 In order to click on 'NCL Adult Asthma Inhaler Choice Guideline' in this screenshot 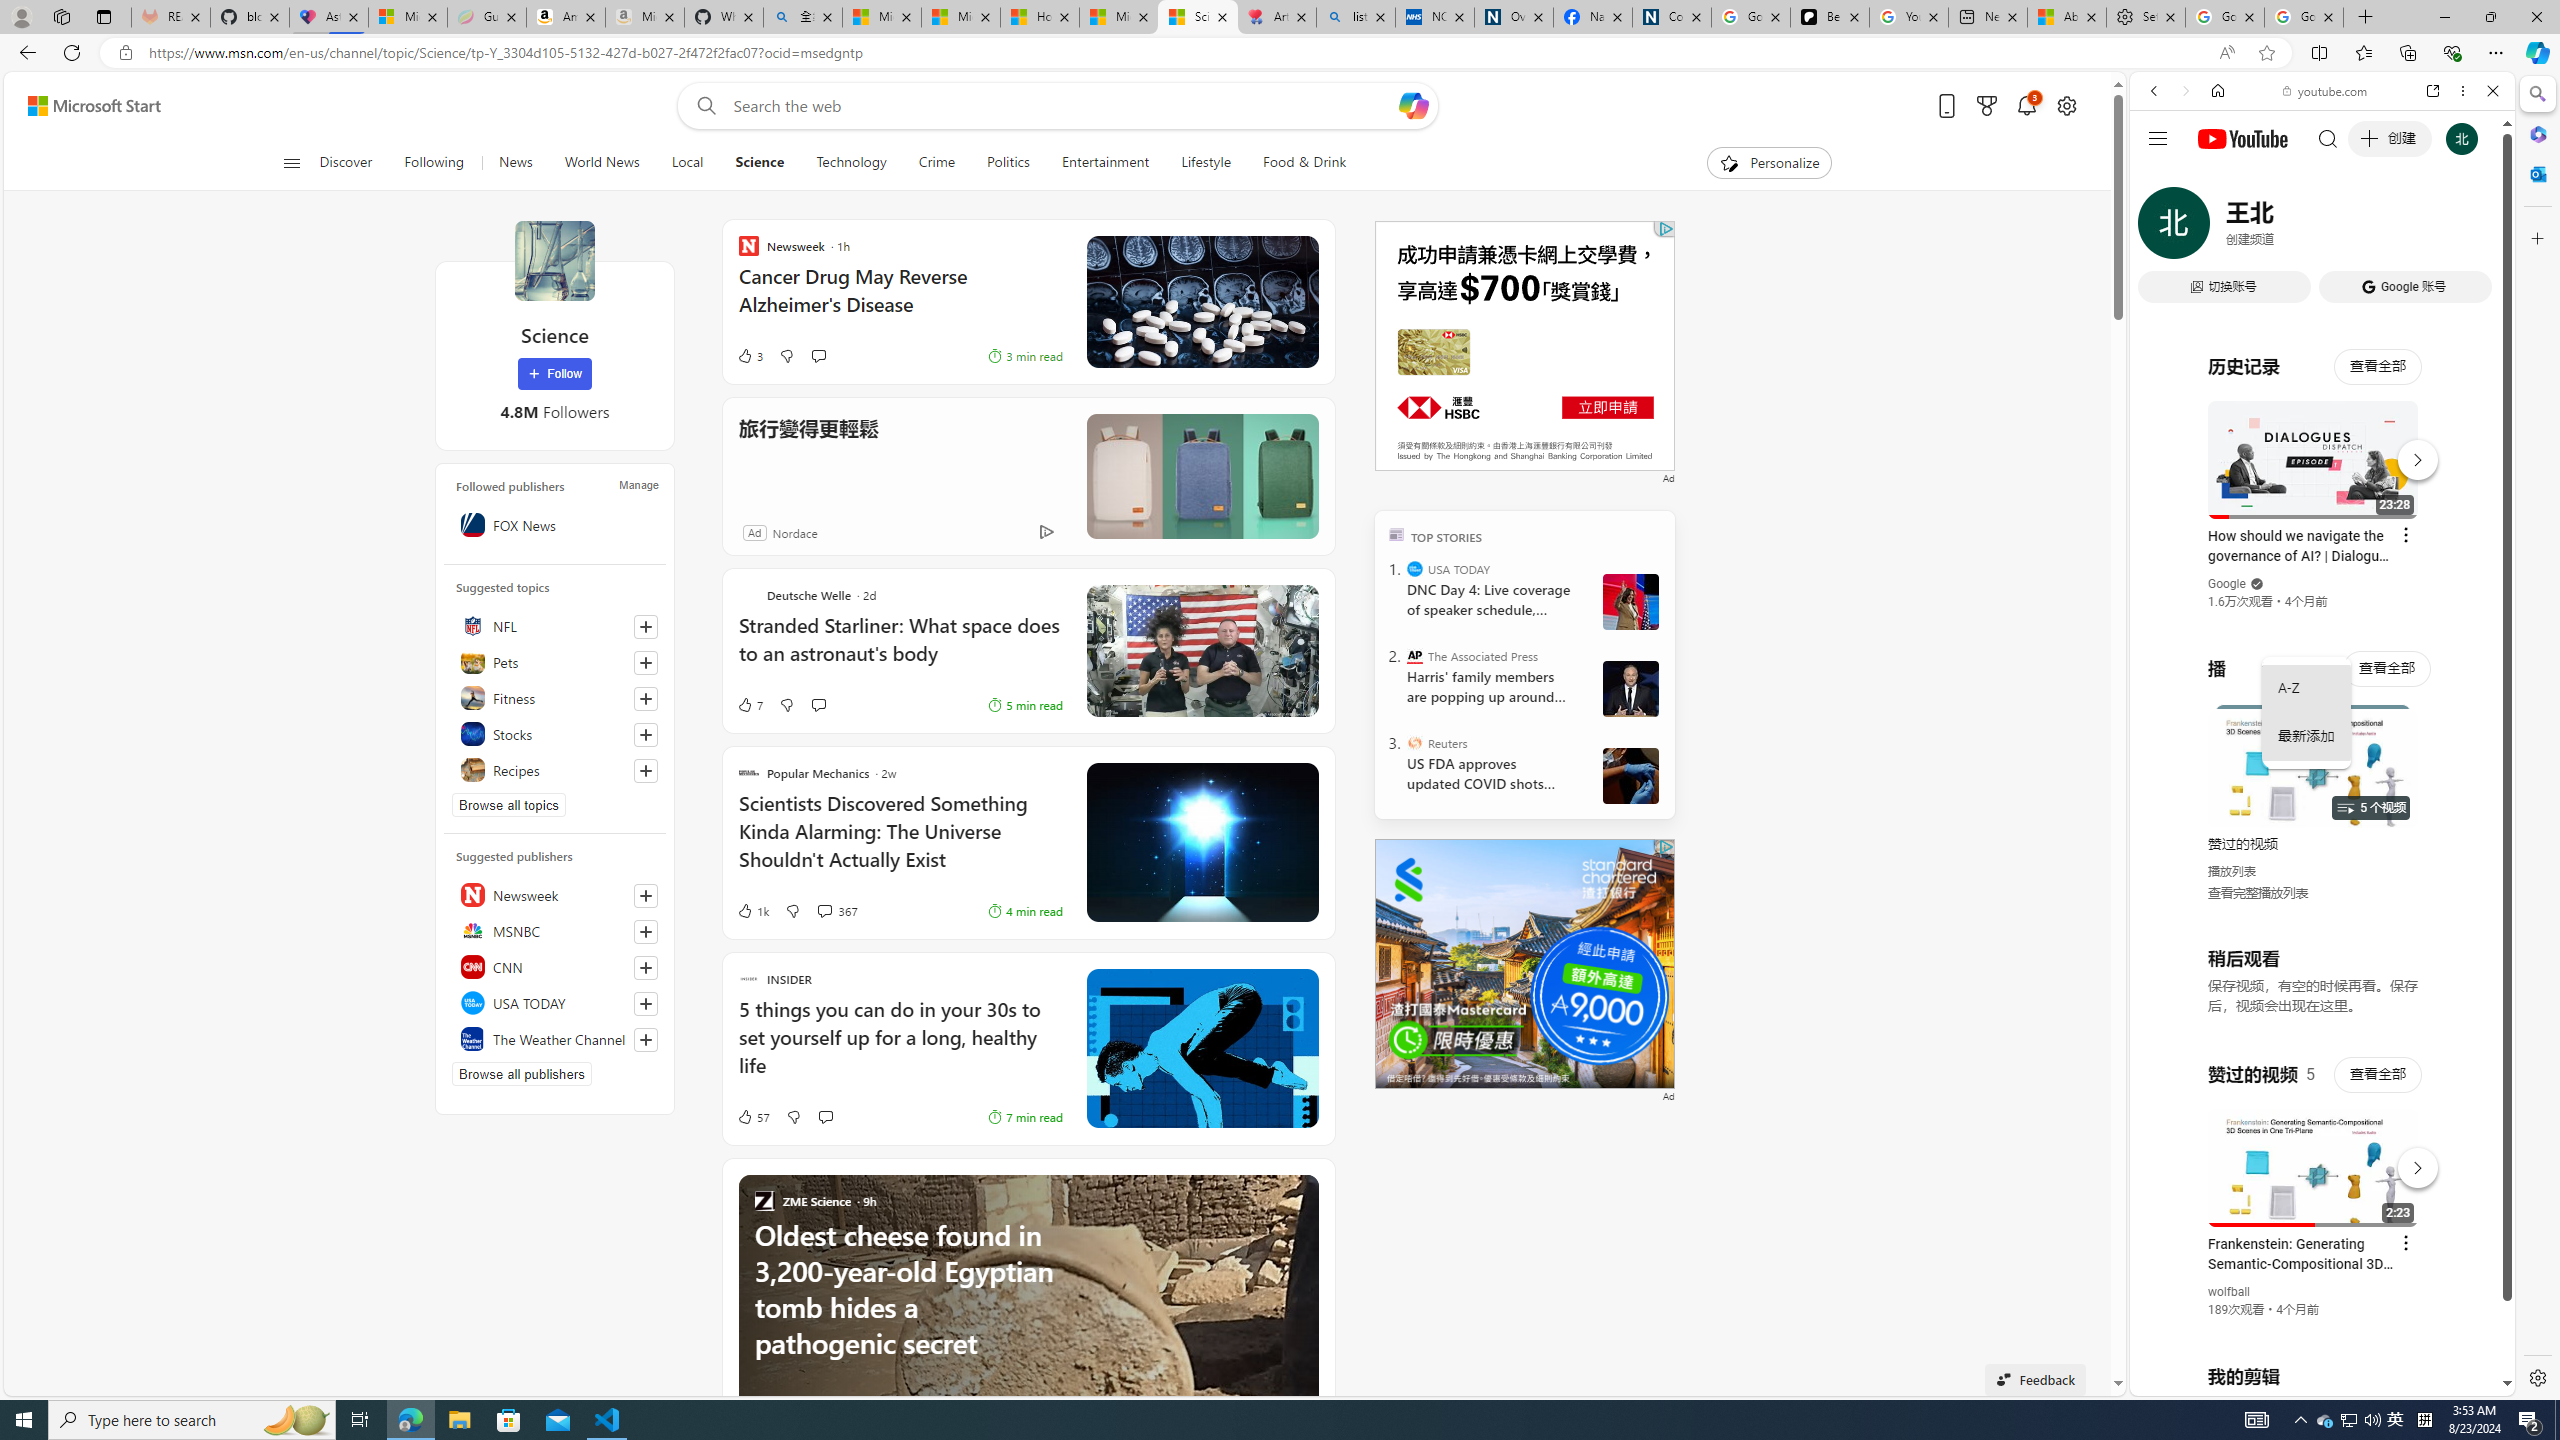, I will do `click(1434, 16)`.